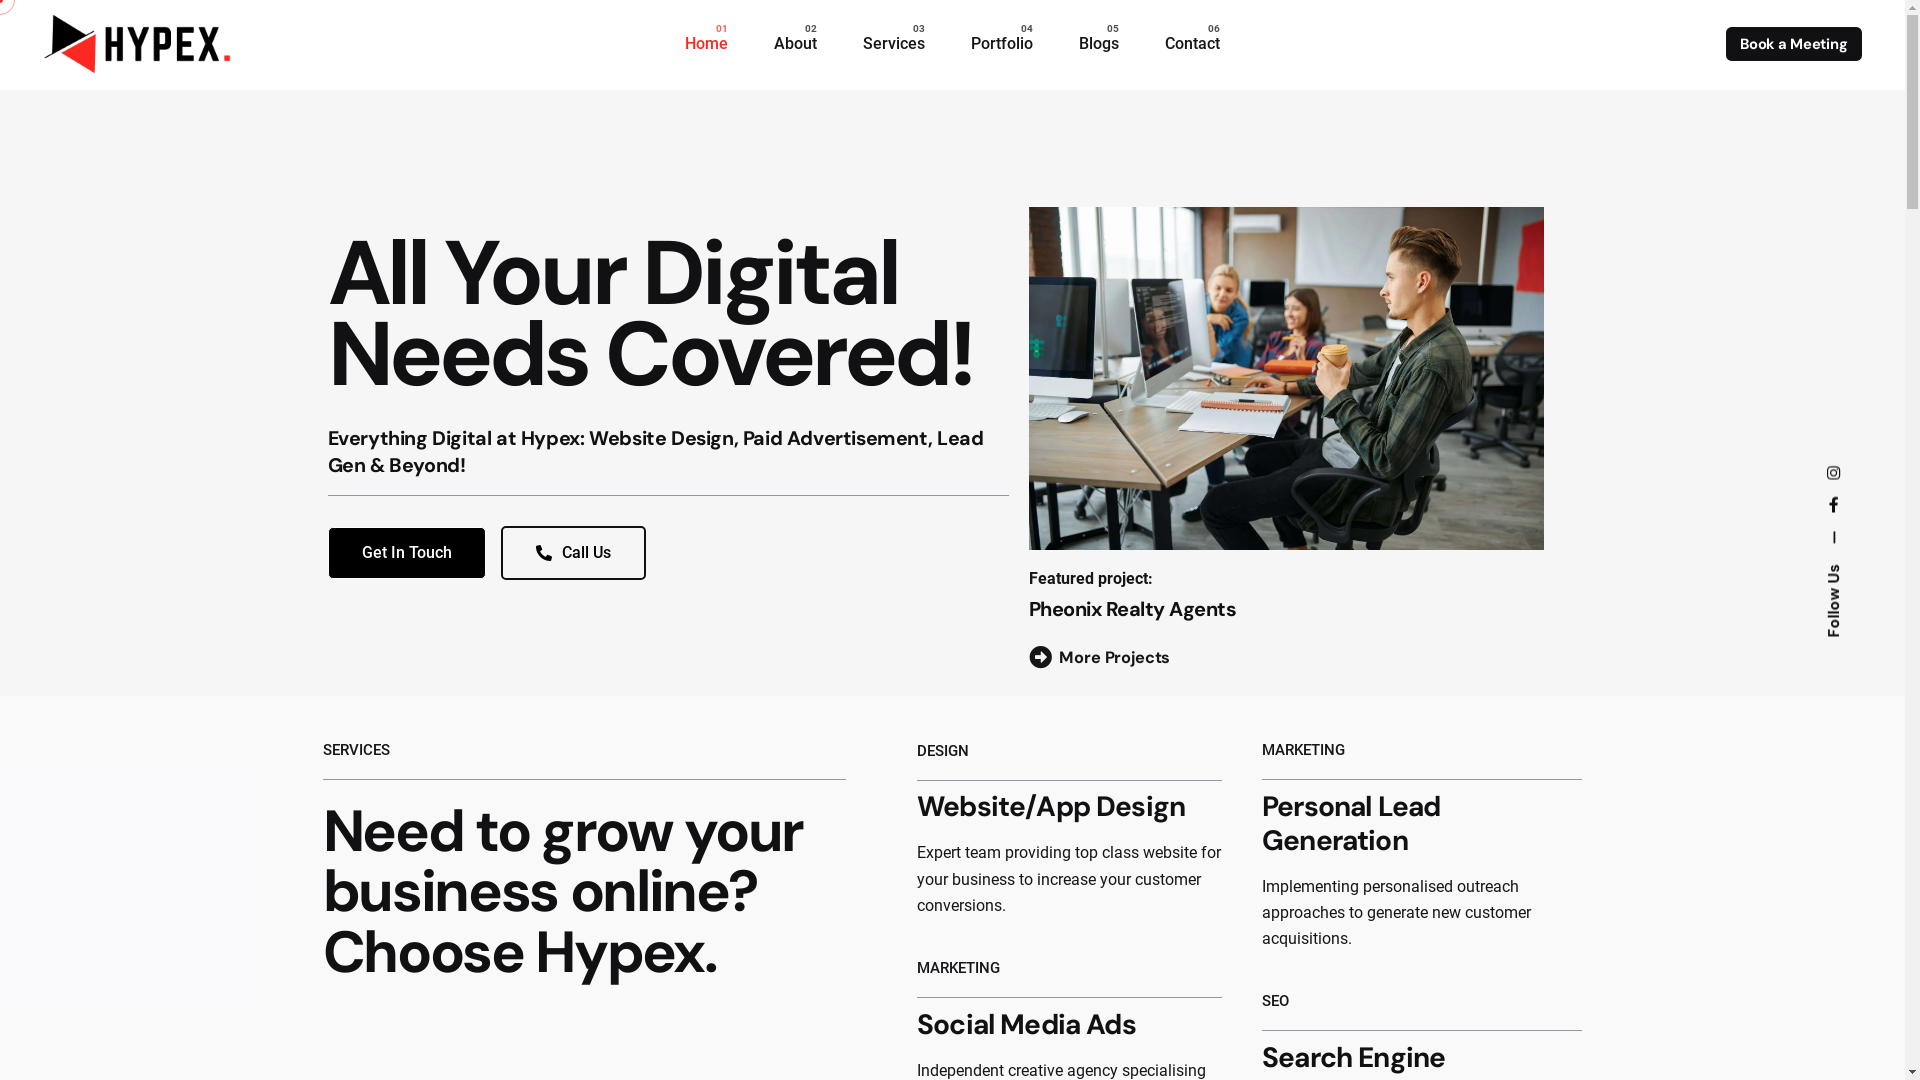 This screenshot has width=1920, height=1080. What do you see at coordinates (1794, 43) in the screenshot?
I see `'Book a Meeting'` at bounding box center [1794, 43].